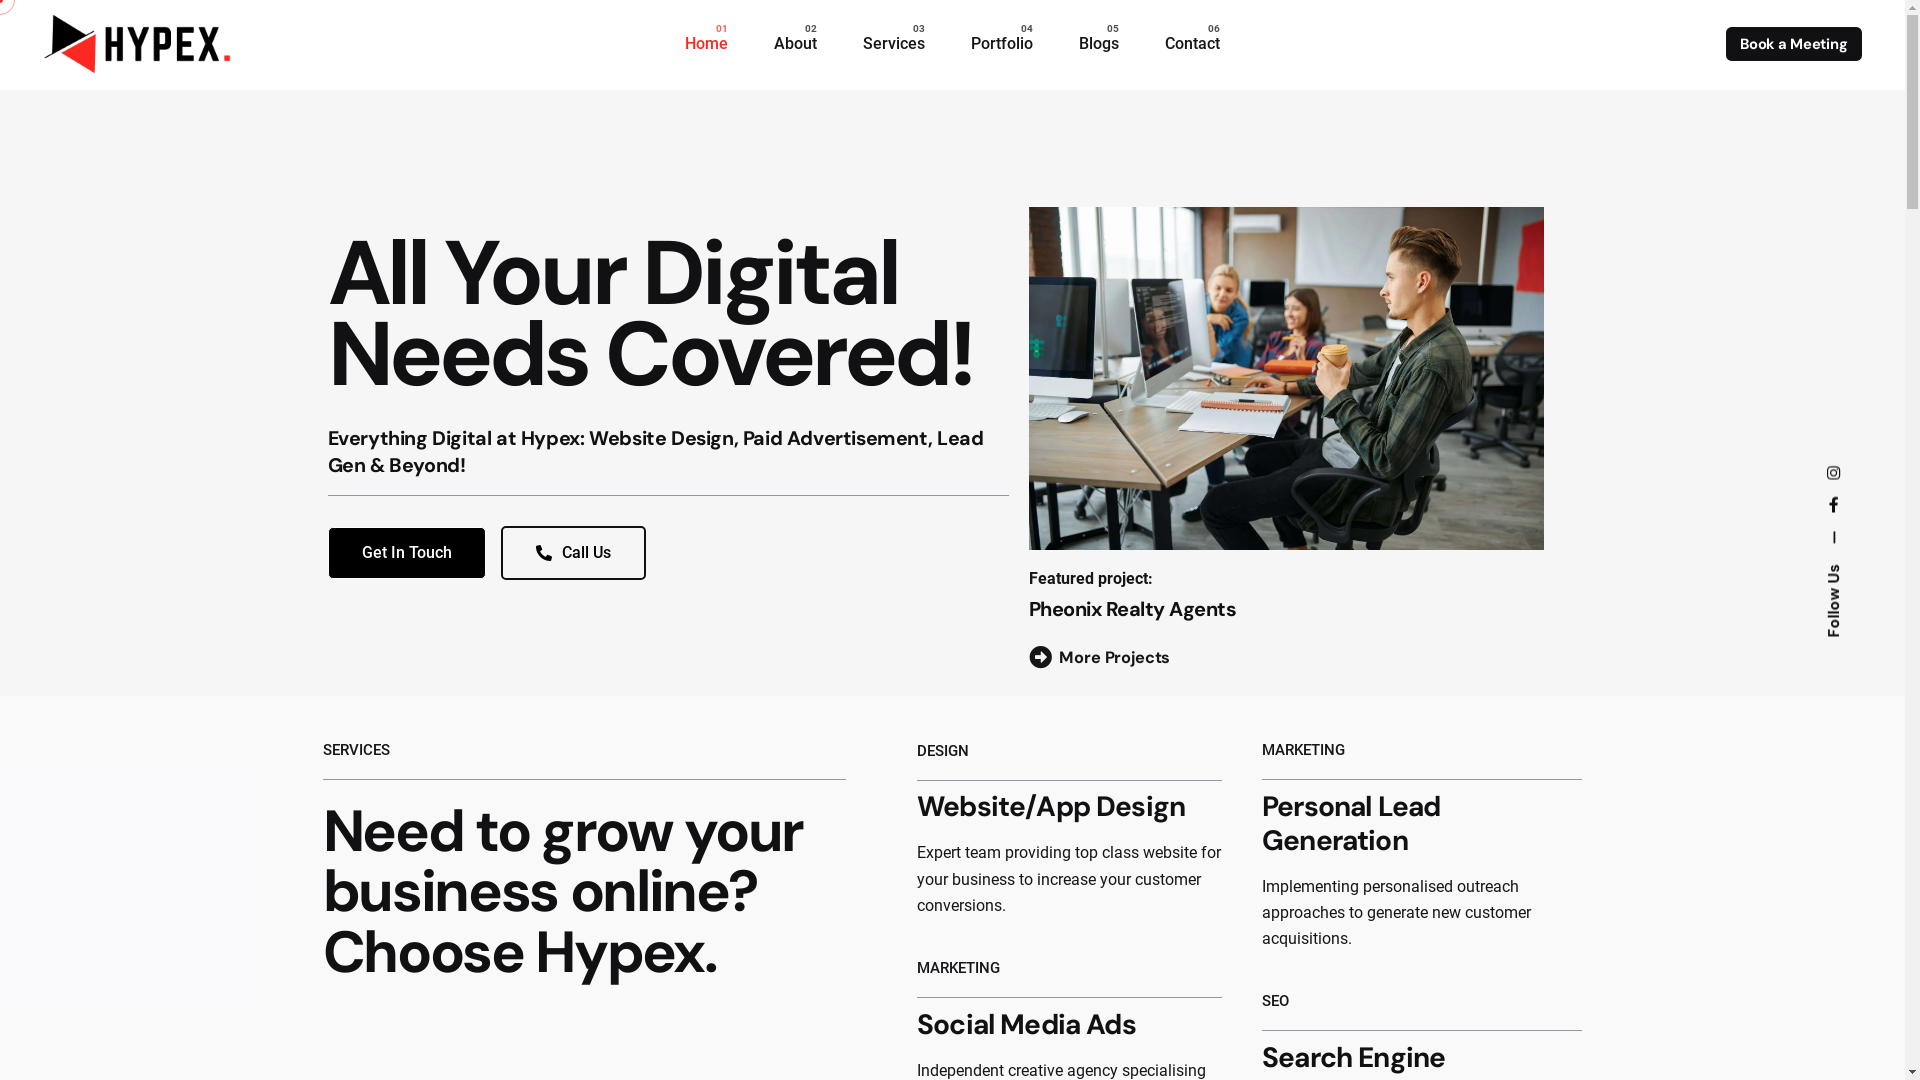 This screenshot has width=1920, height=1080. What do you see at coordinates (1794, 43) in the screenshot?
I see `'Book a Meeting'` at bounding box center [1794, 43].